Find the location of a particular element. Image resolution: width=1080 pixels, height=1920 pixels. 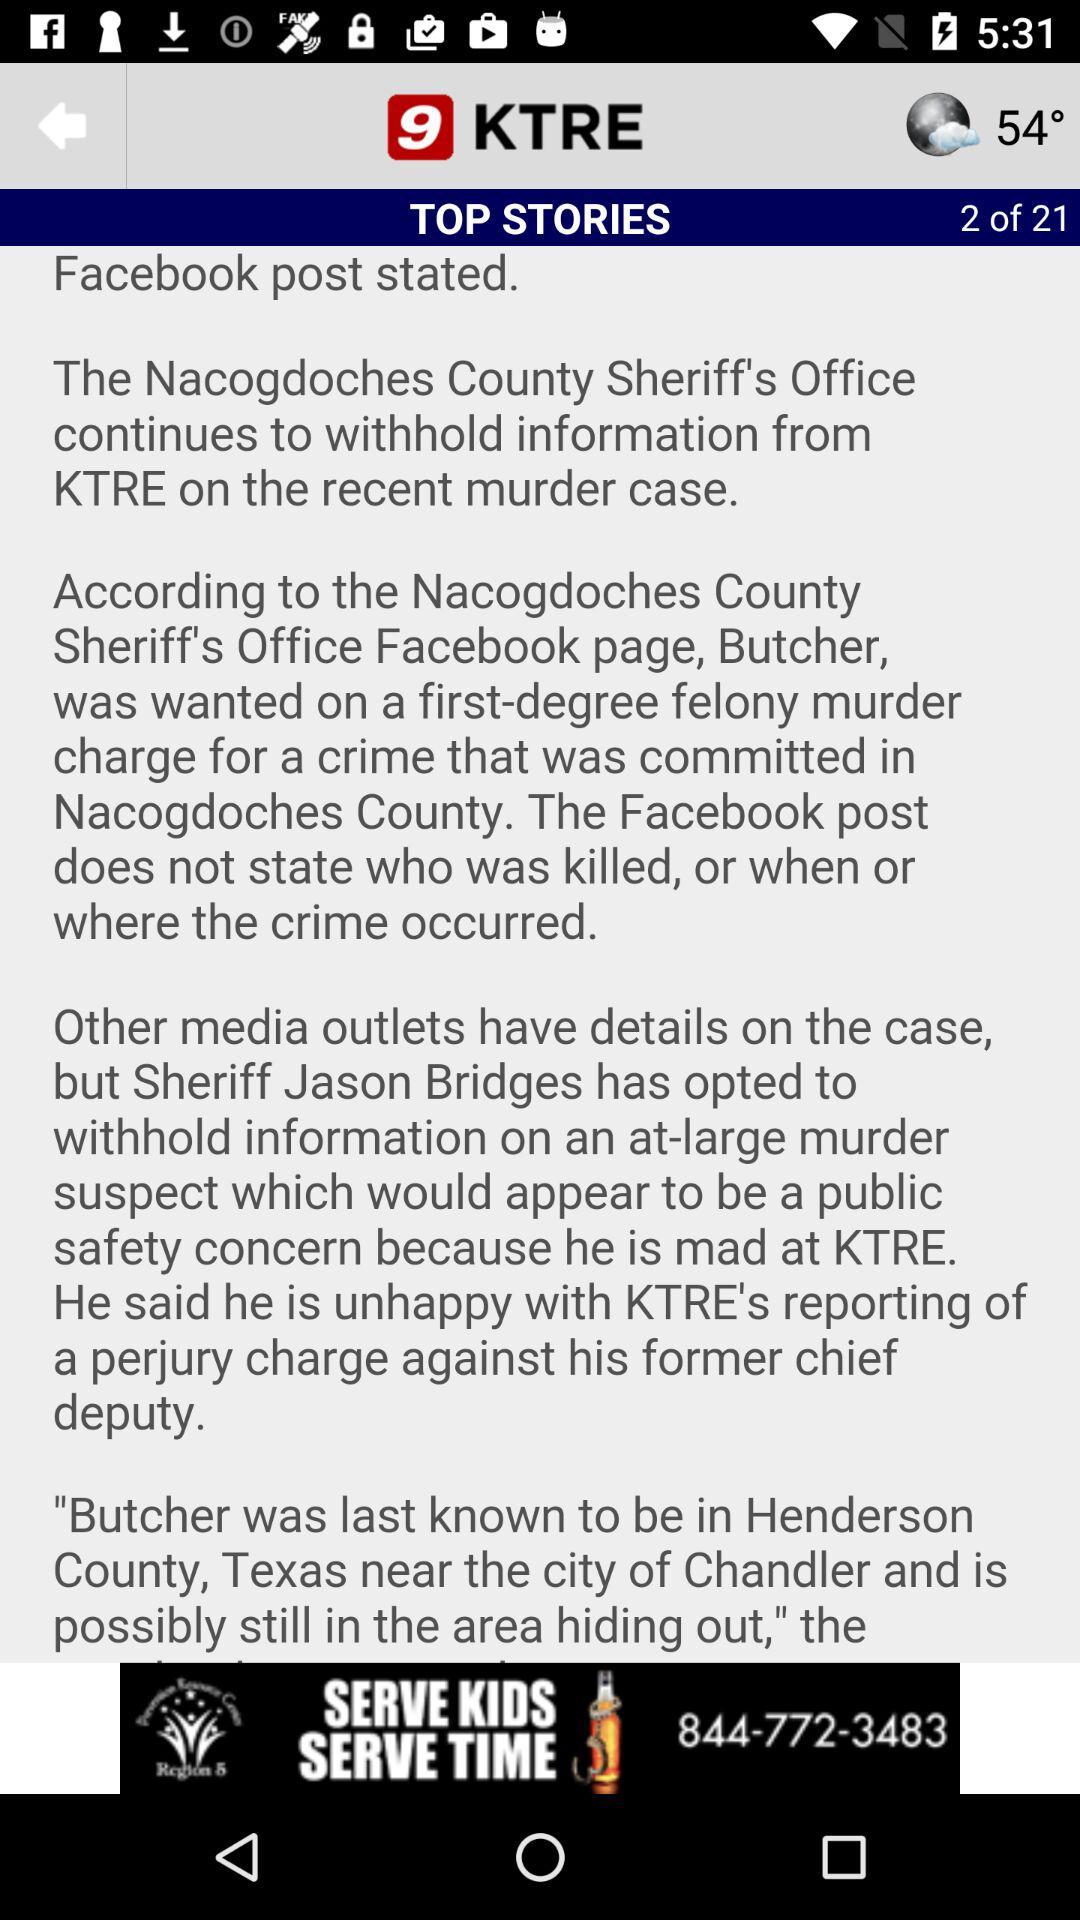

open news website is located at coordinates (540, 124).